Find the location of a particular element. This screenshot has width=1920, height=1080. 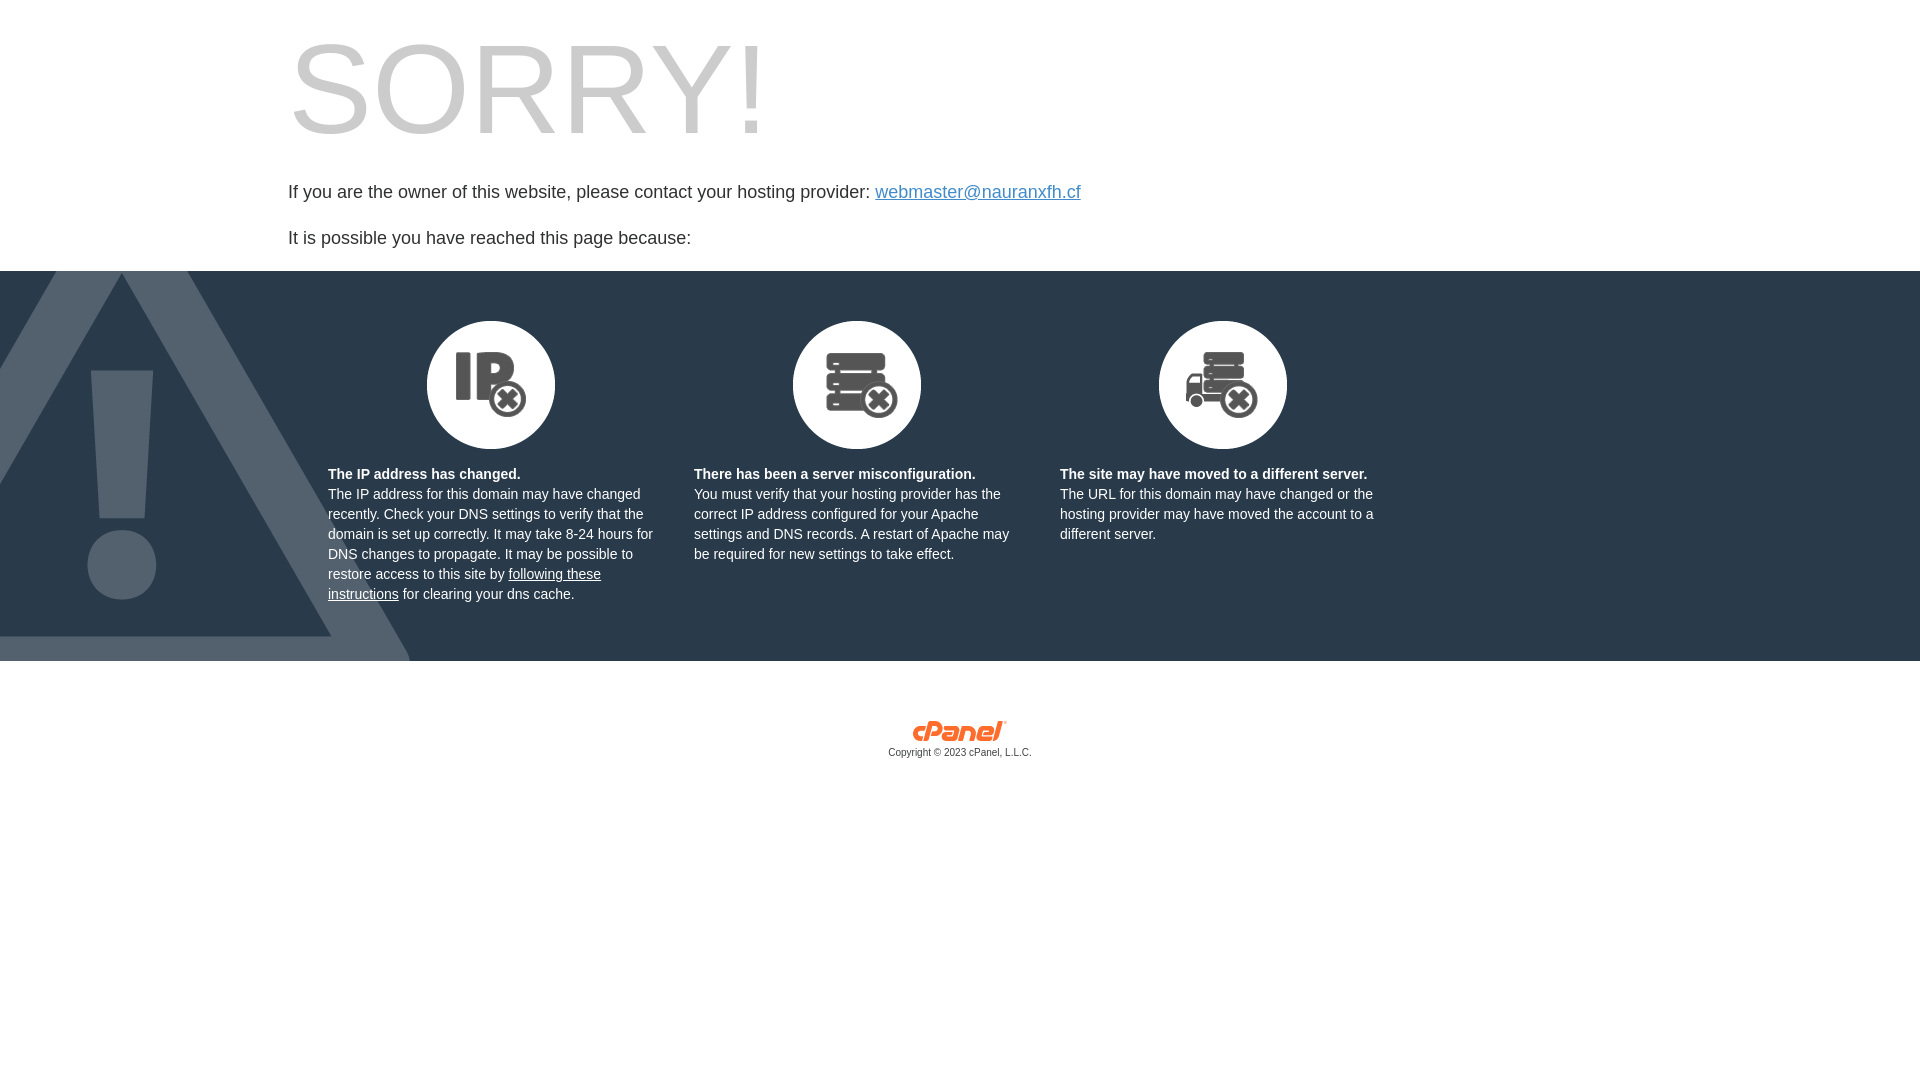

'webmaster@nauranxfh.cf' is located at coordinates (977, 192).